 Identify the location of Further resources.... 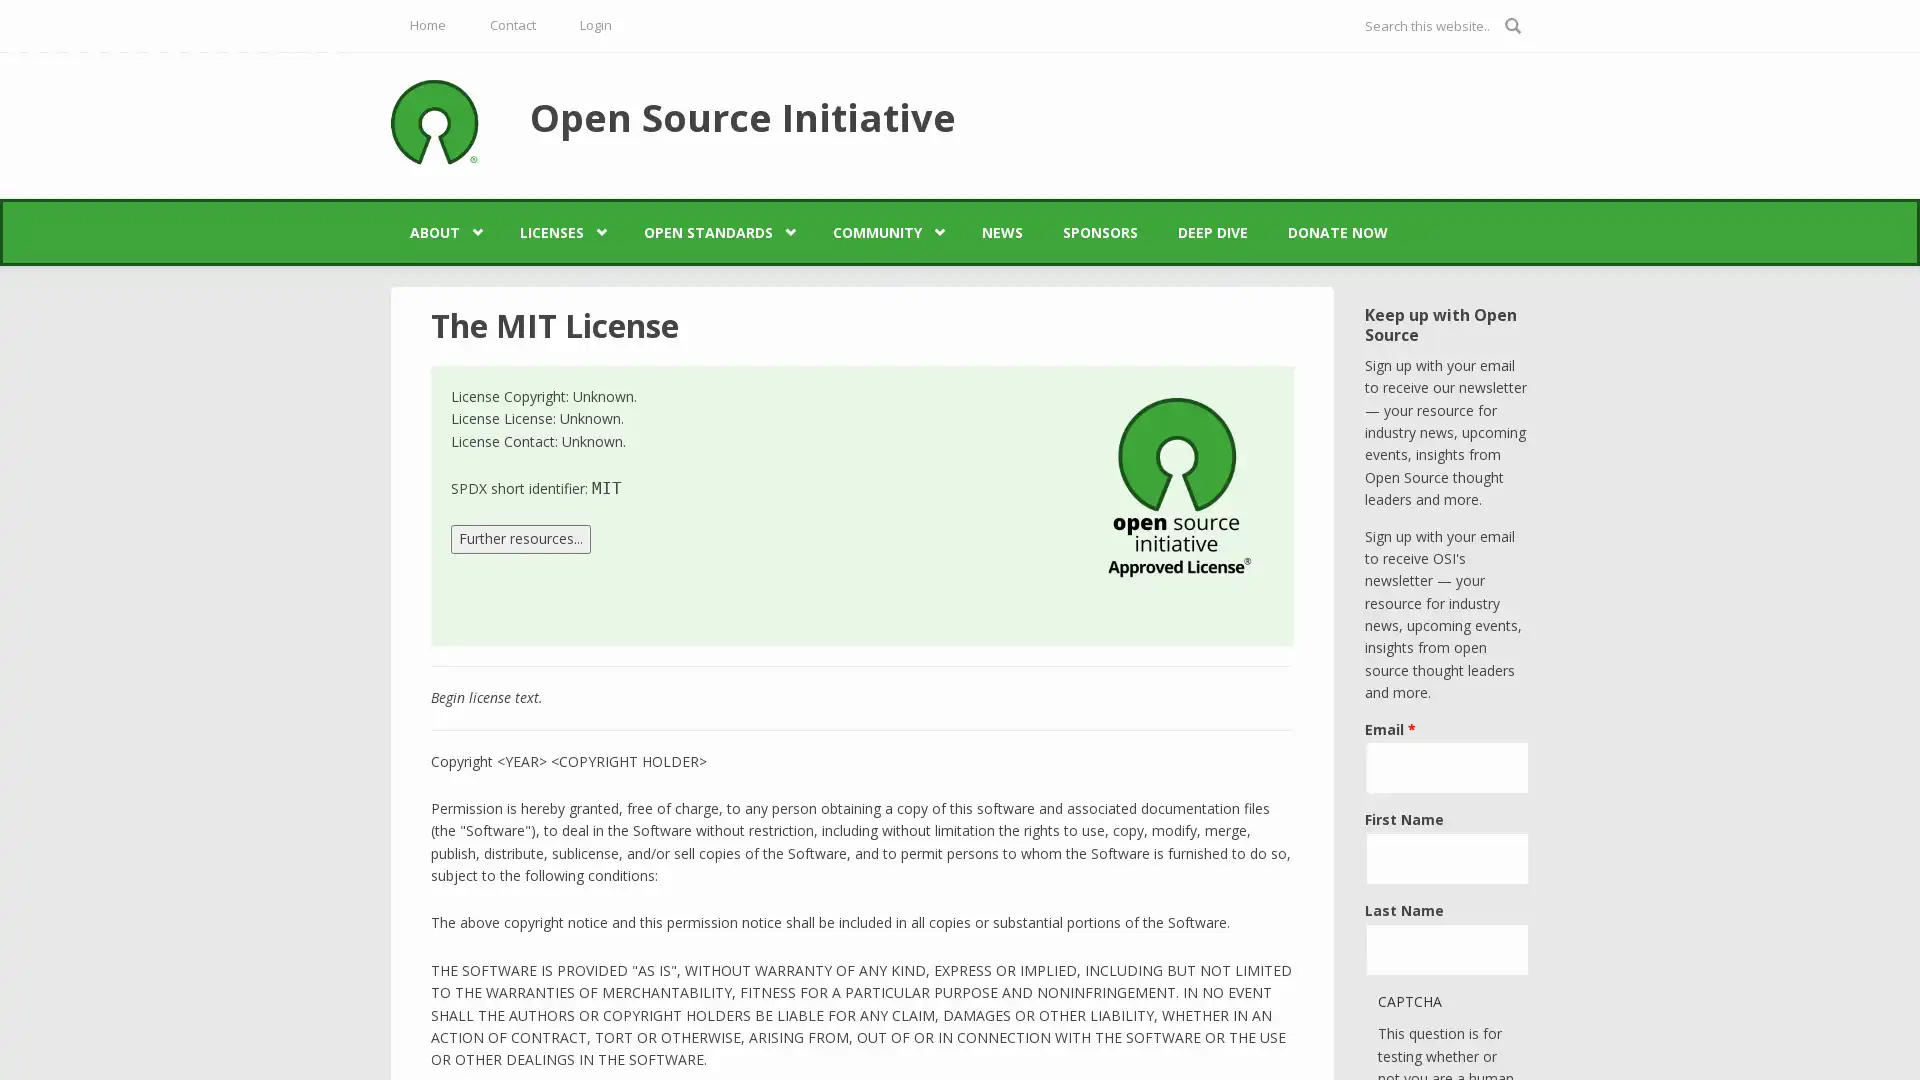
(521, 538).